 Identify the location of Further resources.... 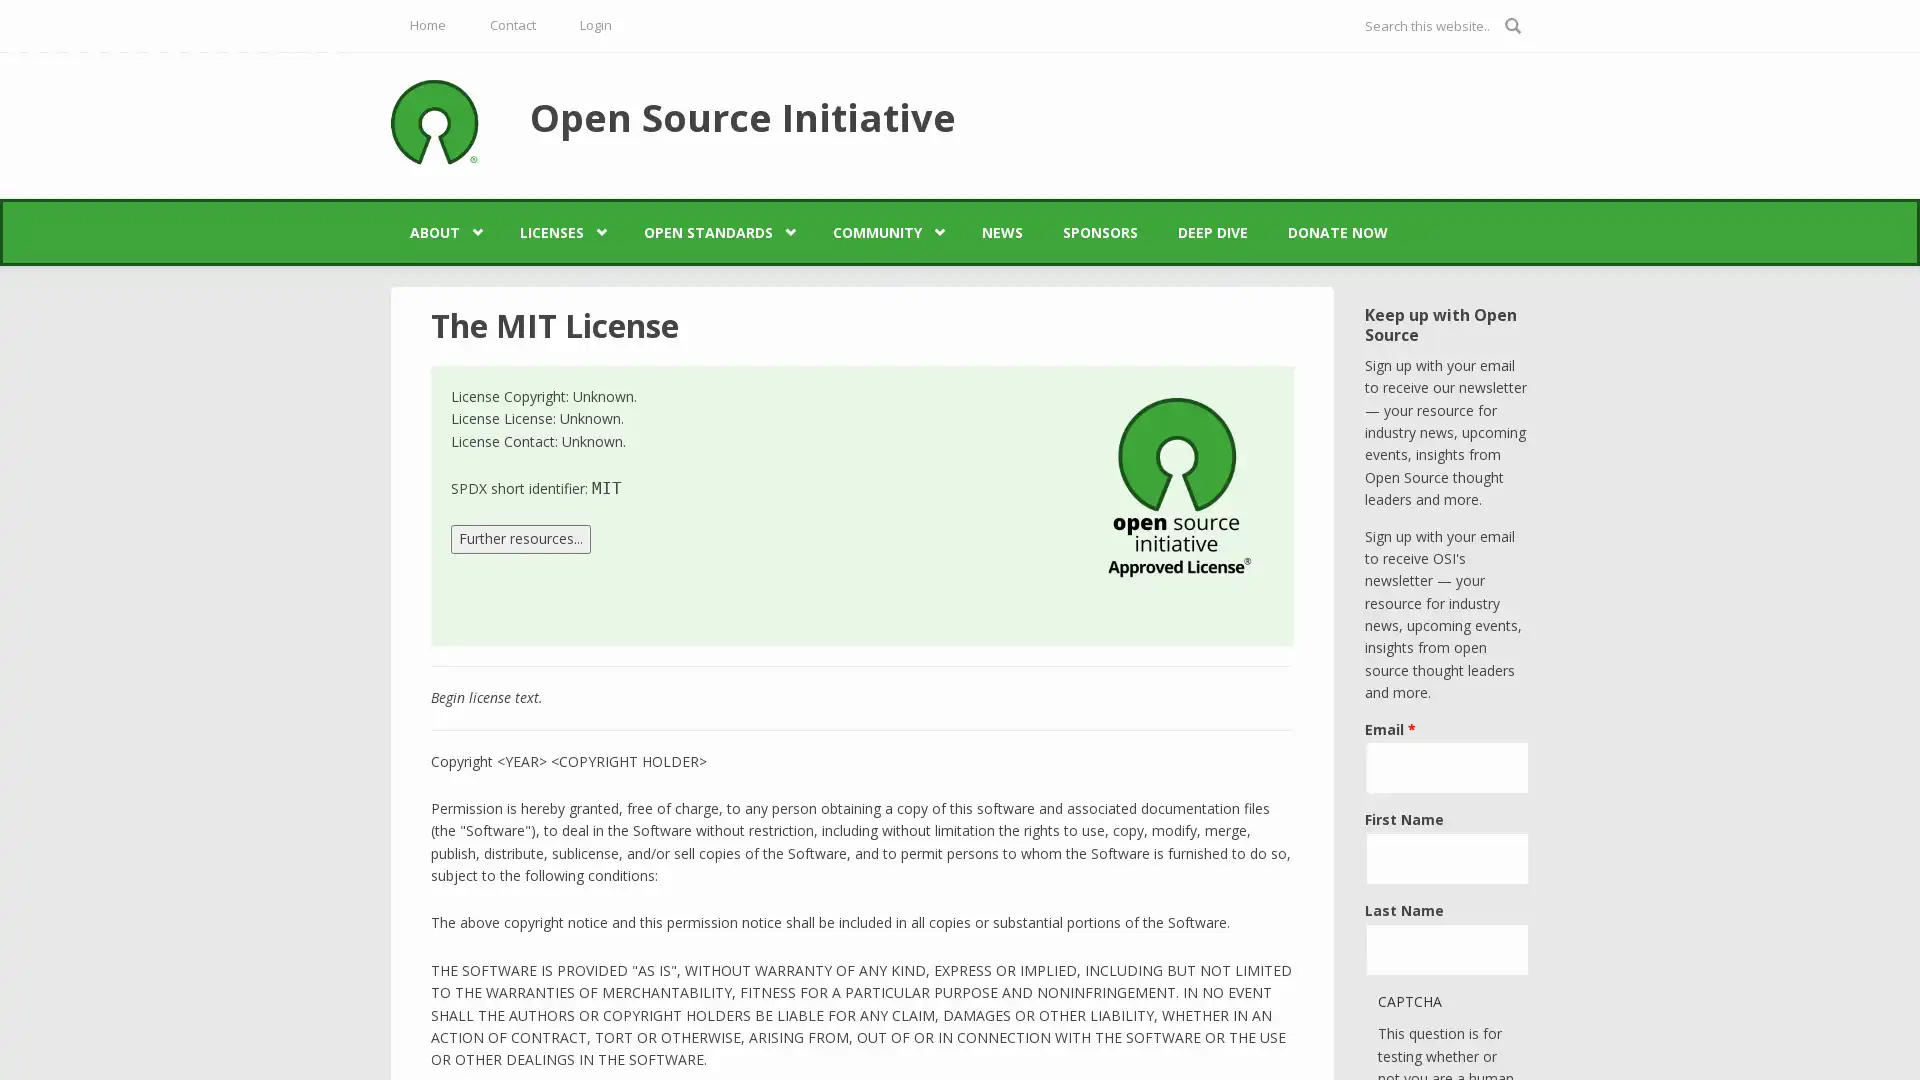
(521, 538).